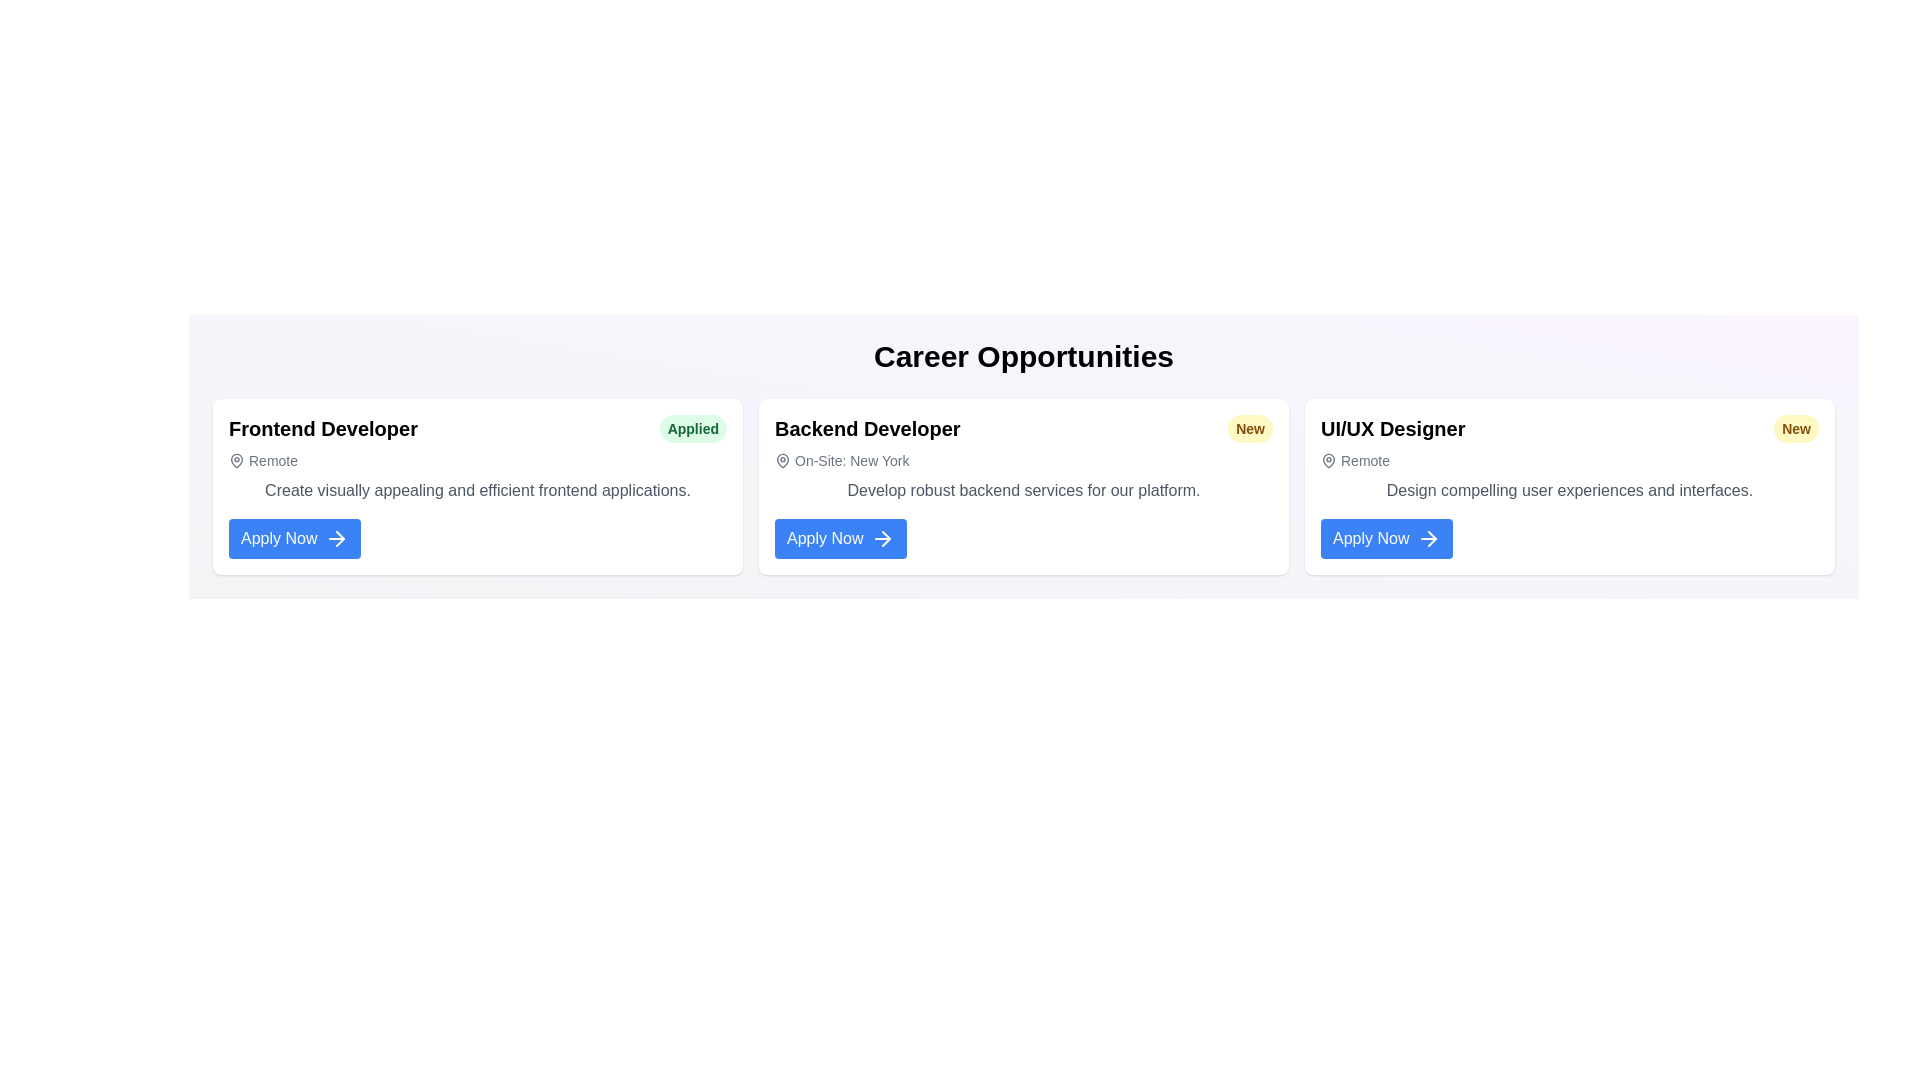  Describe the element at coordinates (236, 461) in the screenshot. I see `the 'Remote' job location icon located in the first job section titled 'Frontend Developer', positioned in the upper-left corner of the interface, to the left of the 'Remote' text` at that location.